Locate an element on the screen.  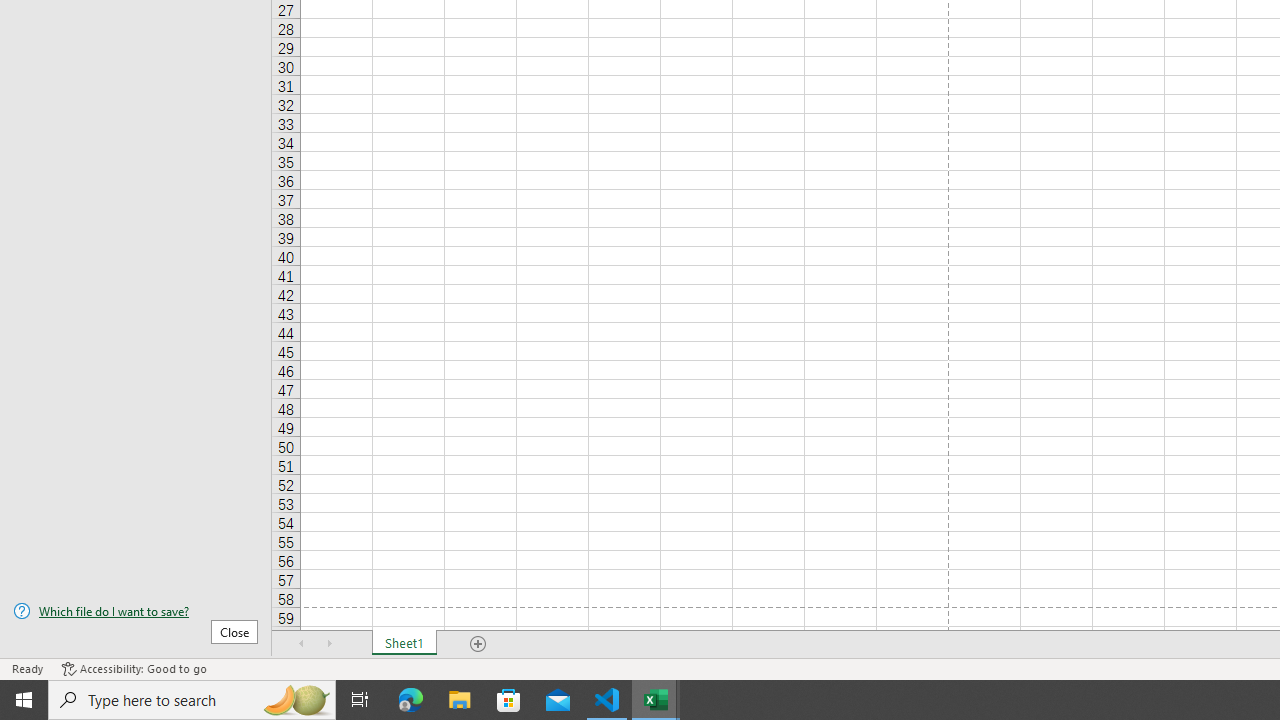
'Which file do I want to save?' is located at coordinates (135, 610).